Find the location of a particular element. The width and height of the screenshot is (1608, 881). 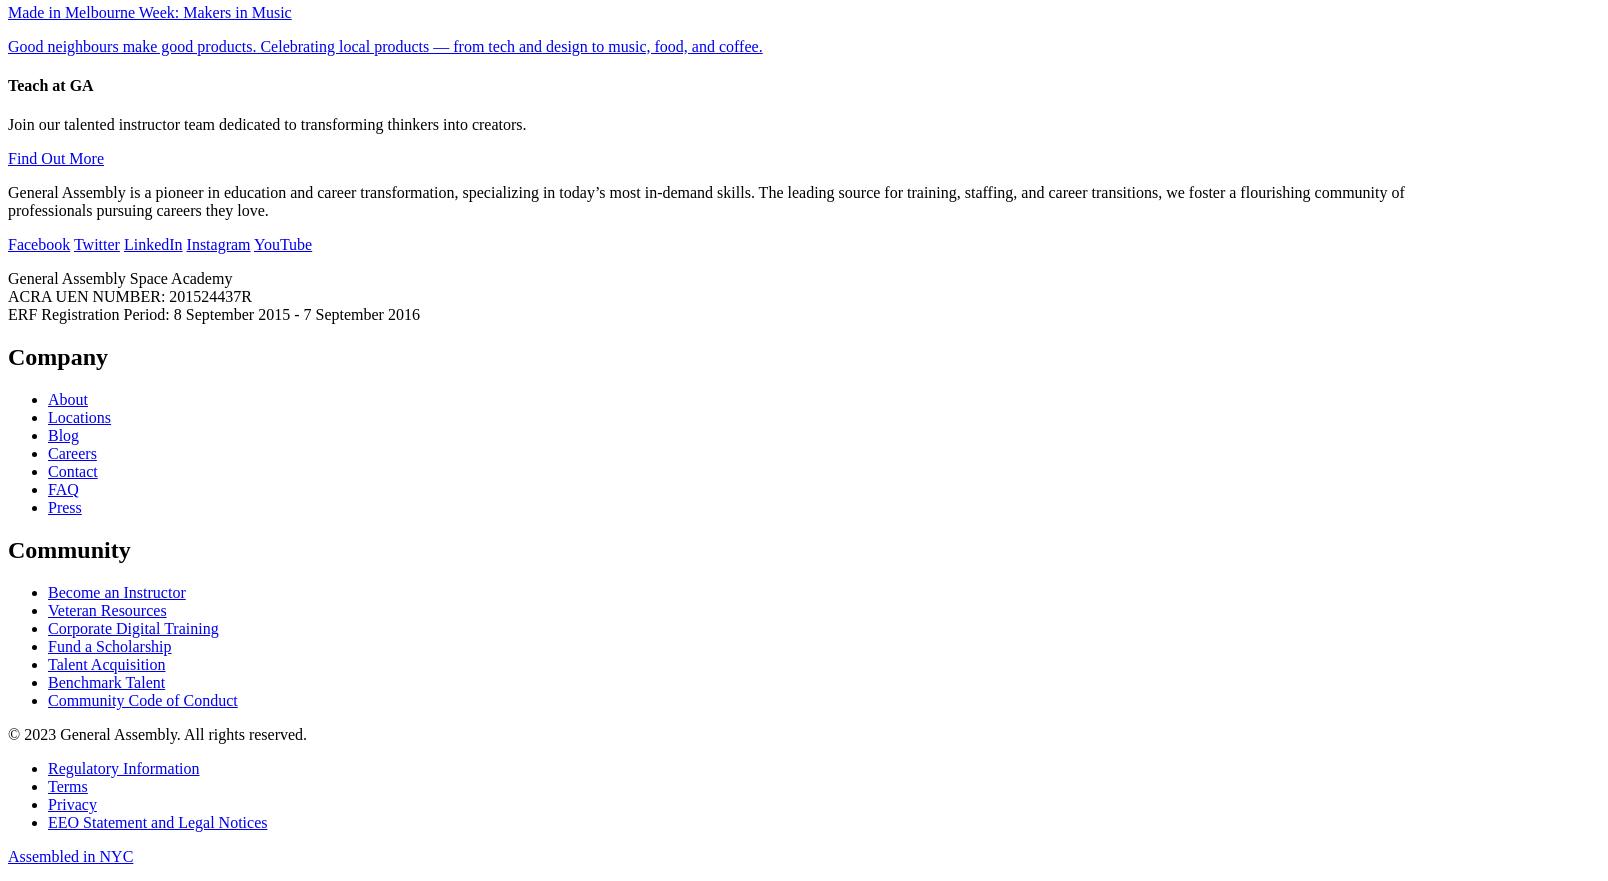

'Community' is located at coordinates (68, 549).